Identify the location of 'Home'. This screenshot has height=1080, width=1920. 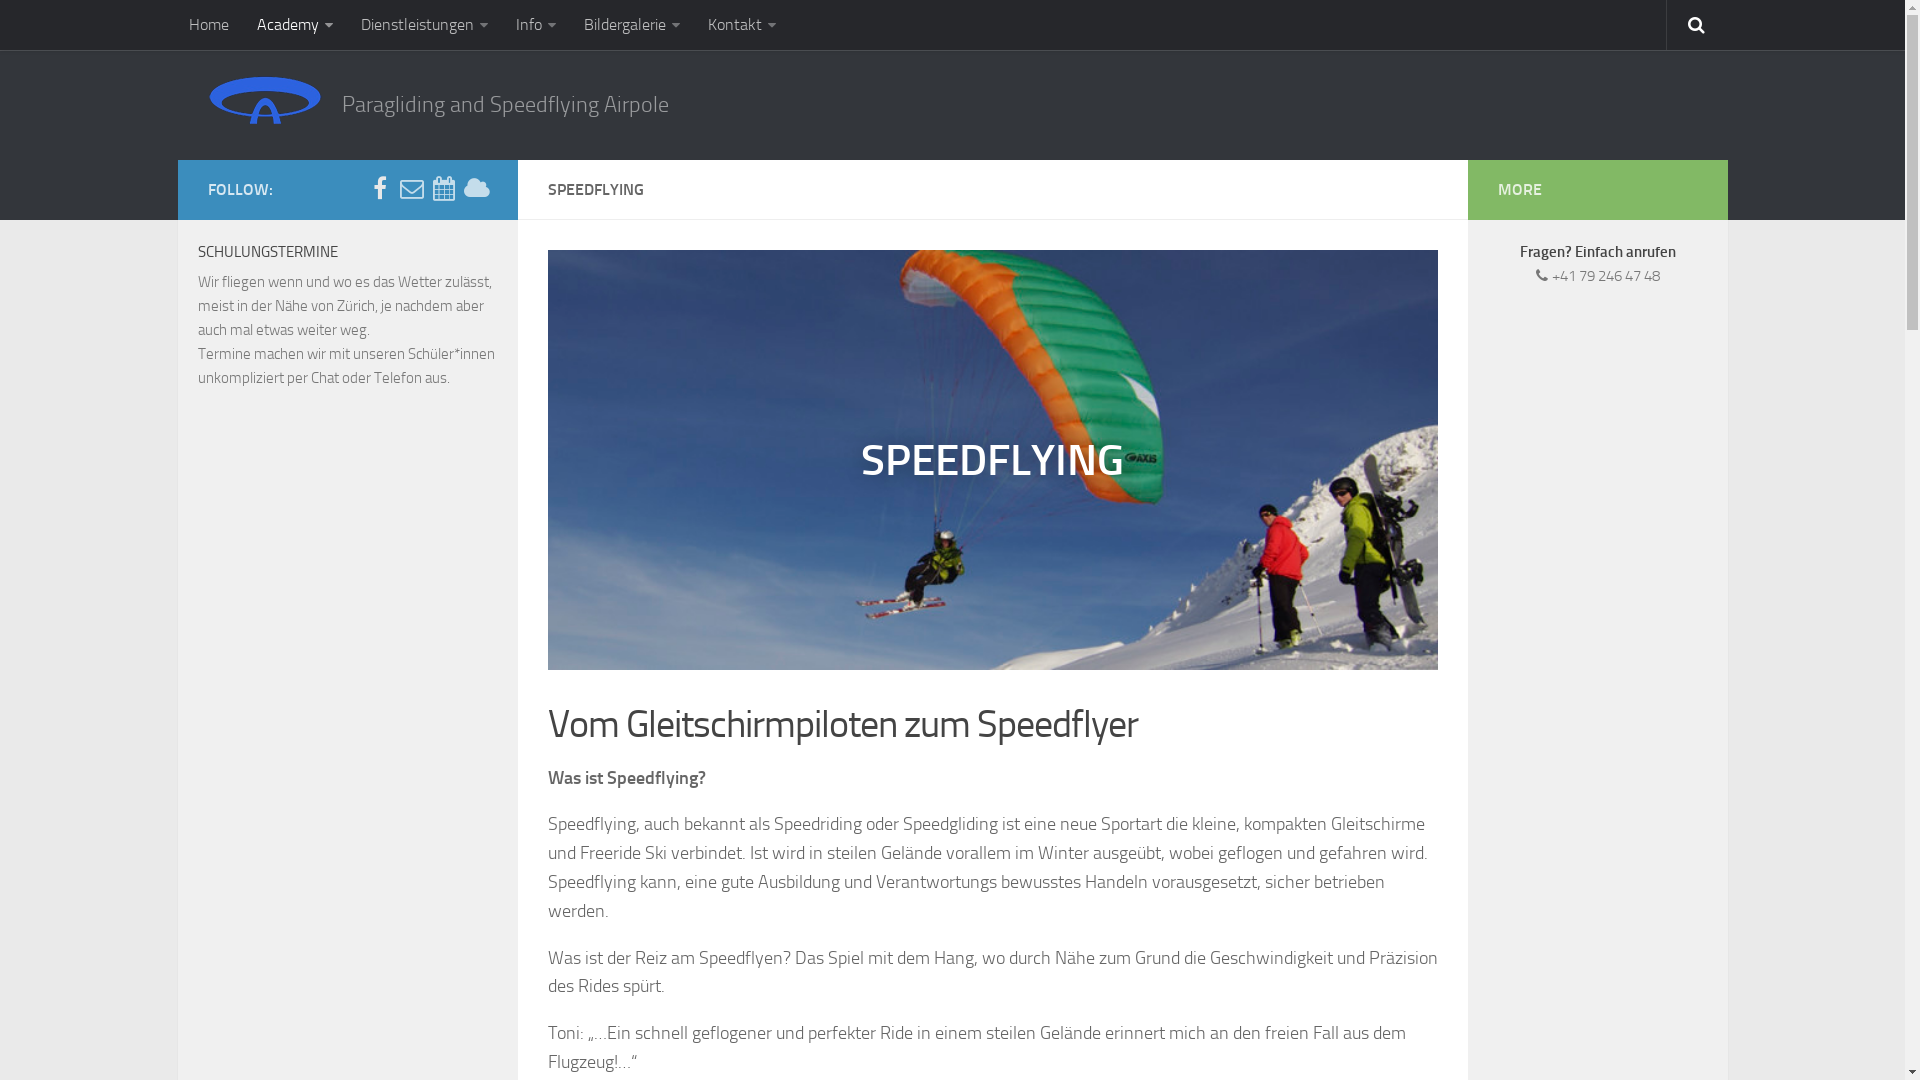
(209, 24).